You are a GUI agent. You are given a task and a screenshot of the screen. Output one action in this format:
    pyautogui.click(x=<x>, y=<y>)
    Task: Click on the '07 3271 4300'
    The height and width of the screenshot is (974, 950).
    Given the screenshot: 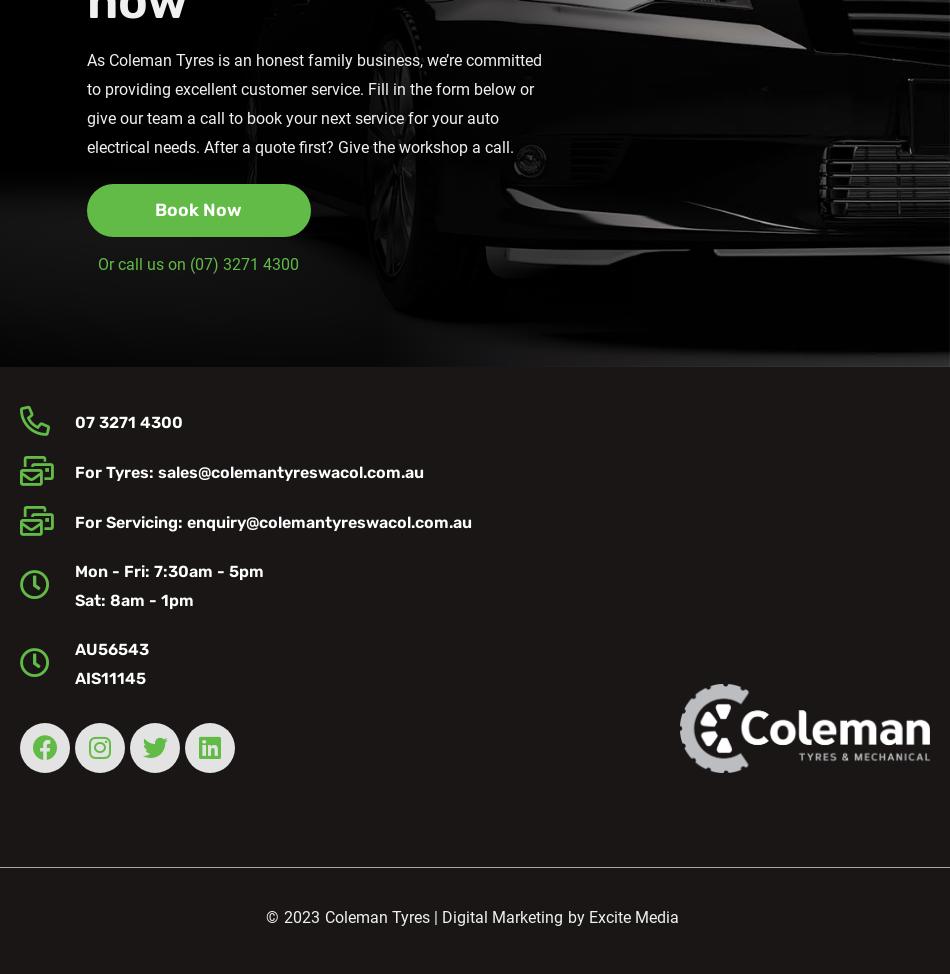 What is the action you would take?
    pyautogui.click(x=127, y=420)
    